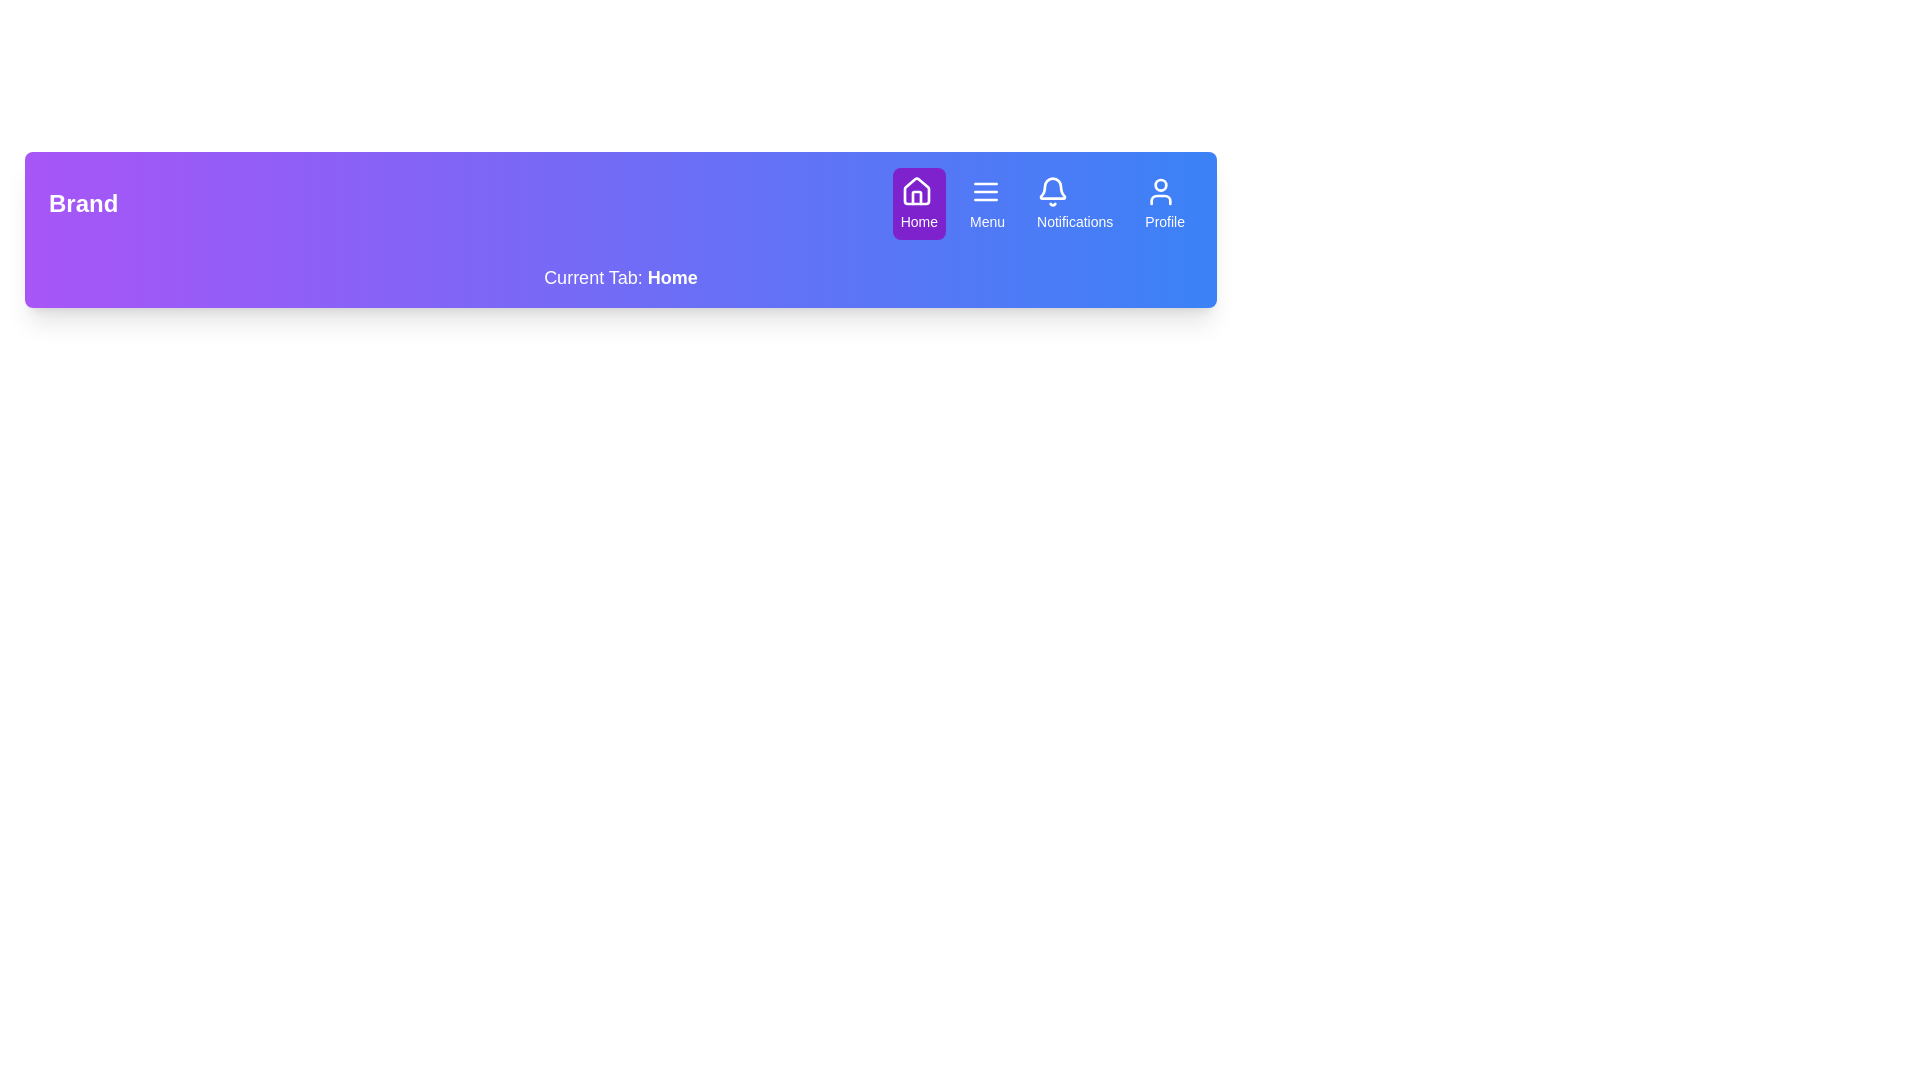 This screenshot has height=1080, width=1920. What do you see at coordinates (915, 191) in the screenshot?
I see `the house-shaped 'Home' icon located at the first position in the navigation bar` at bounding box center [915, 191].